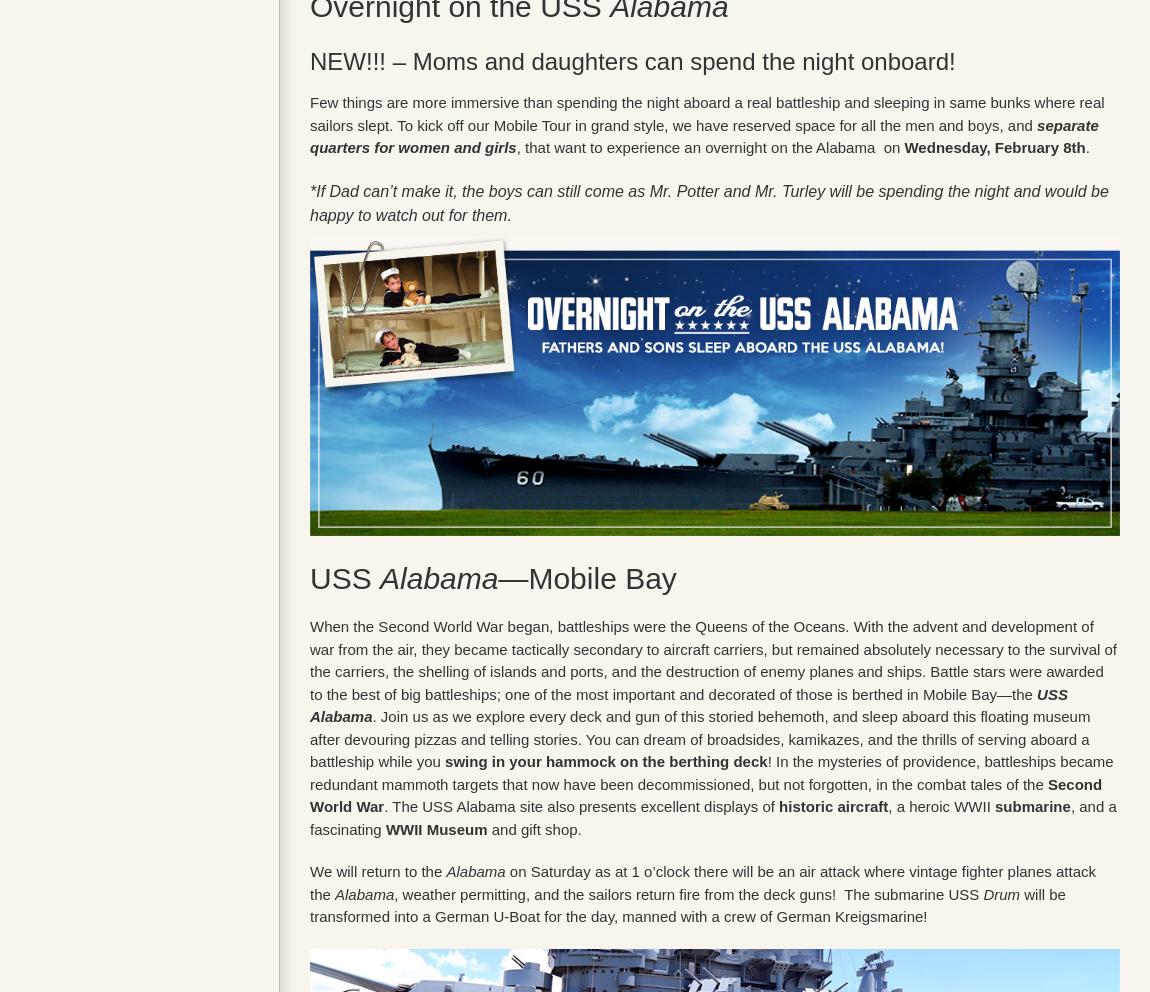 The image size is (1150, 992). What do you see at coordinates (310, 201) in the screenshot?
I see `'*If Dad can’t make it, the boys can still come as Mr. Potter and Mr. Turley will be spending the night and would be happy to watch out for them.'` at bounding box center [310, 201].